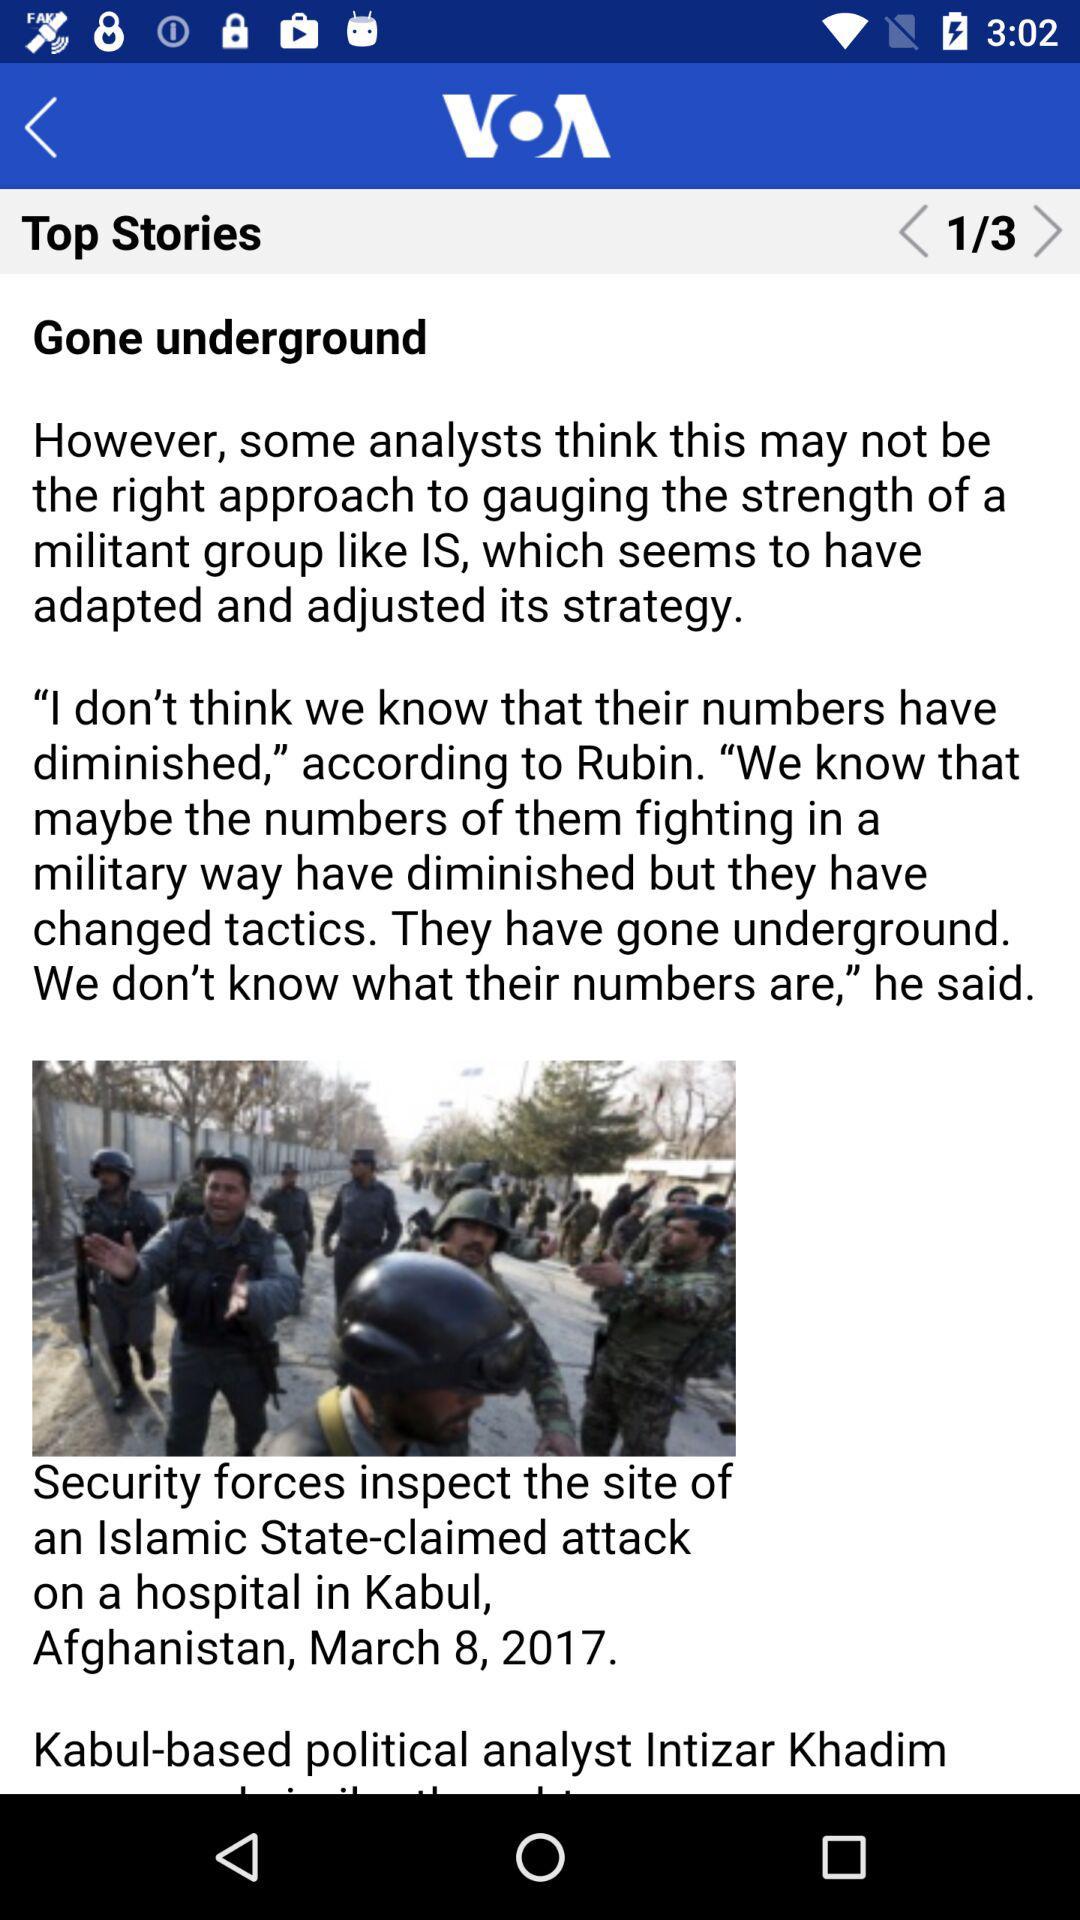  What do you see at coordinates (54, 124) in the screenshot?
I see `previous button` at bounding box center [54, 124].